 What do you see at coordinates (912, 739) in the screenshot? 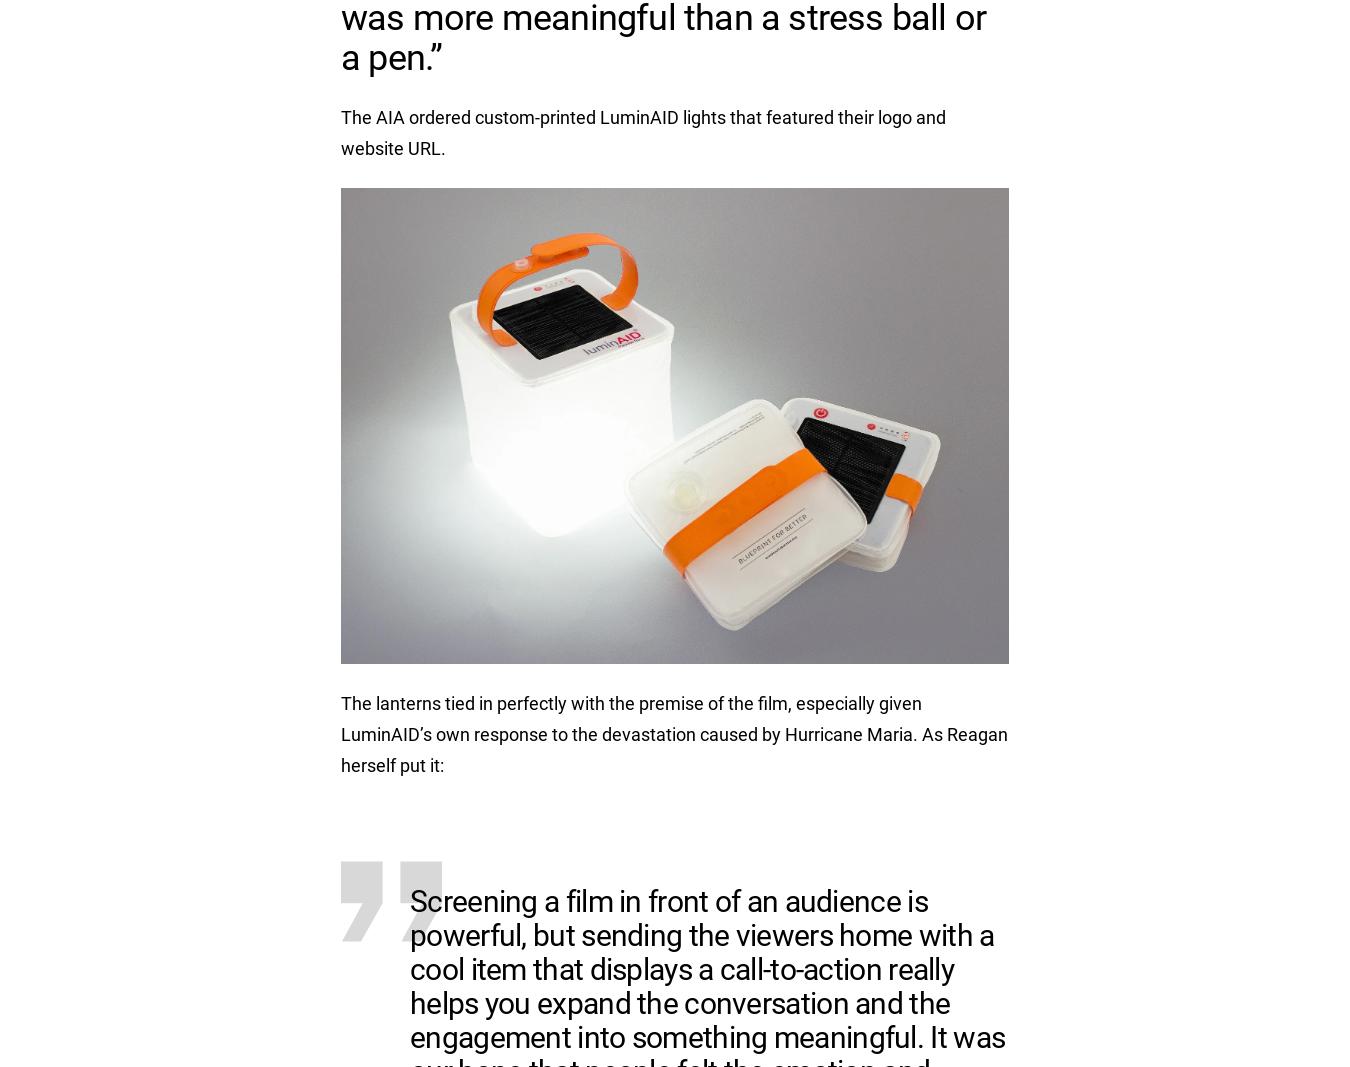
I see `'United States (USD $)'` at bounding box center [912, 739].